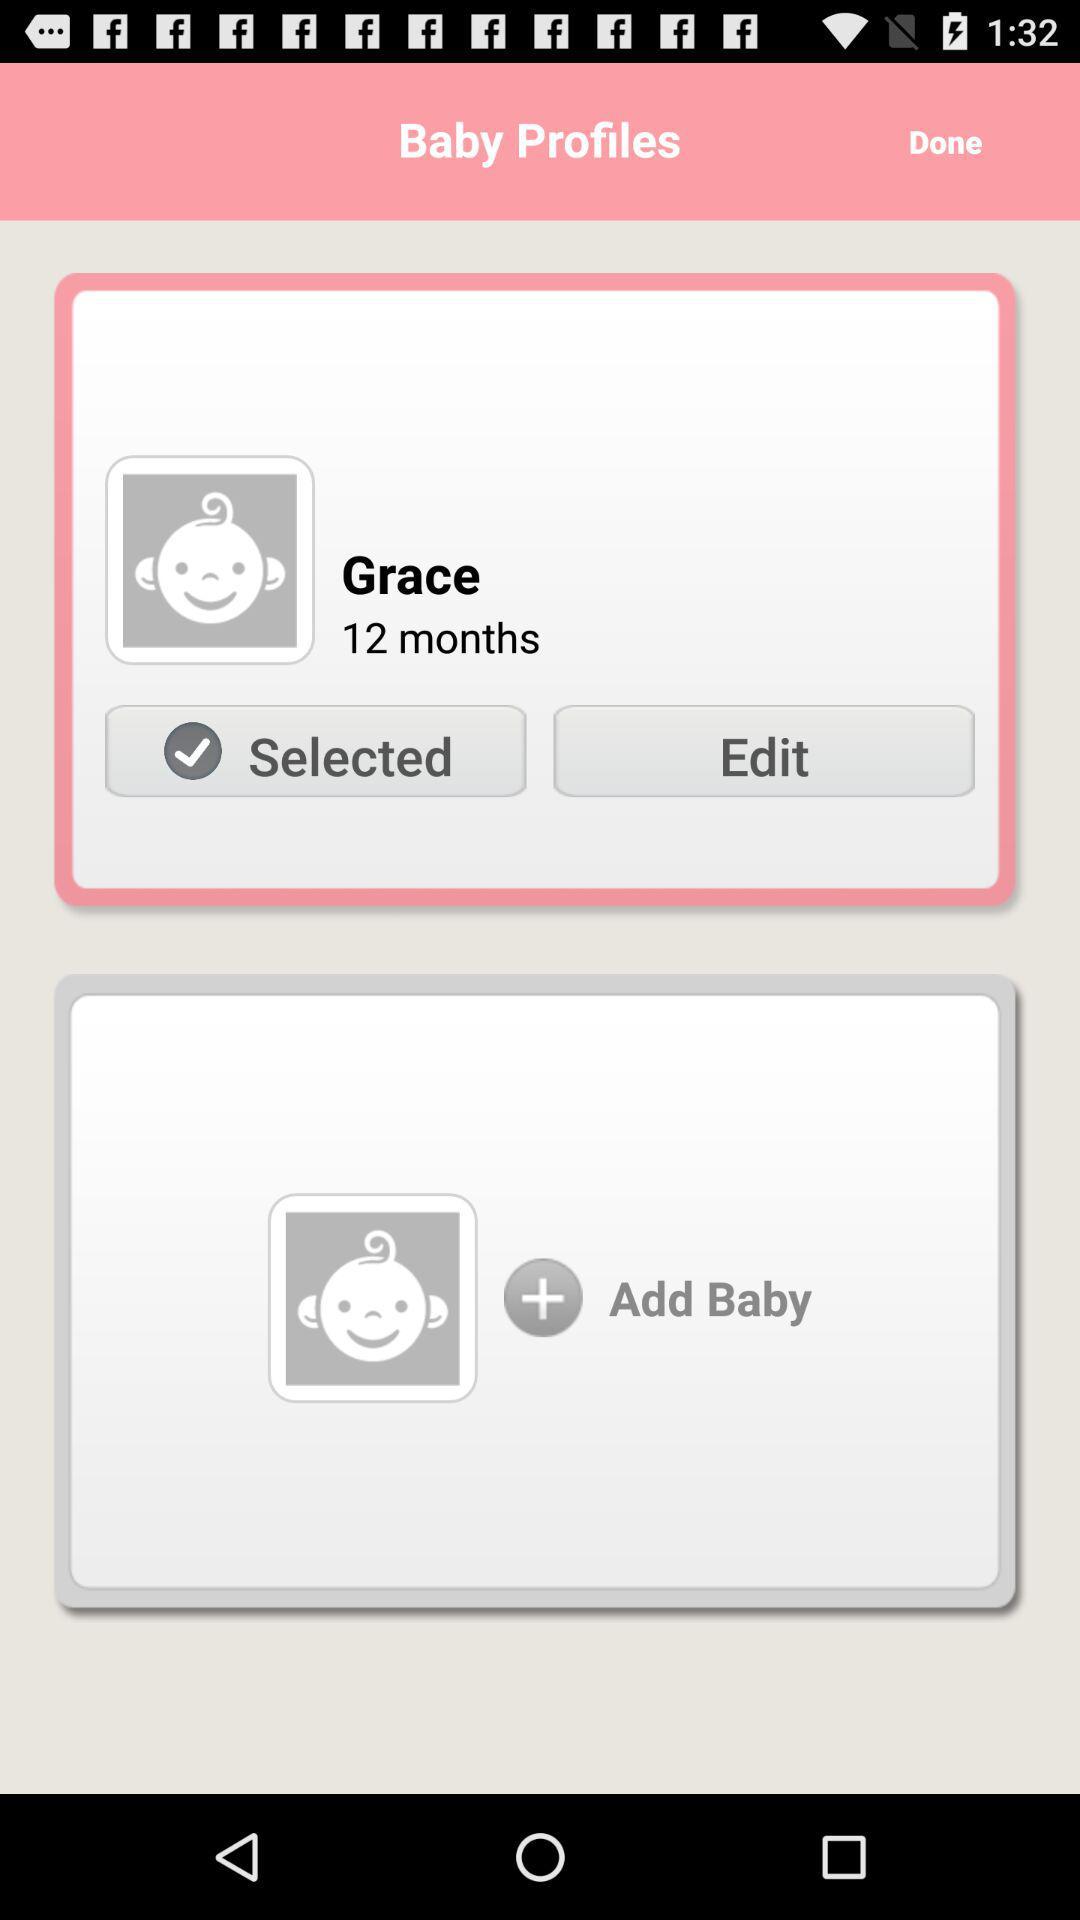 This screenshot has width=1080, height=1920. I want to click on done at the top right corner, so click(938, 140).